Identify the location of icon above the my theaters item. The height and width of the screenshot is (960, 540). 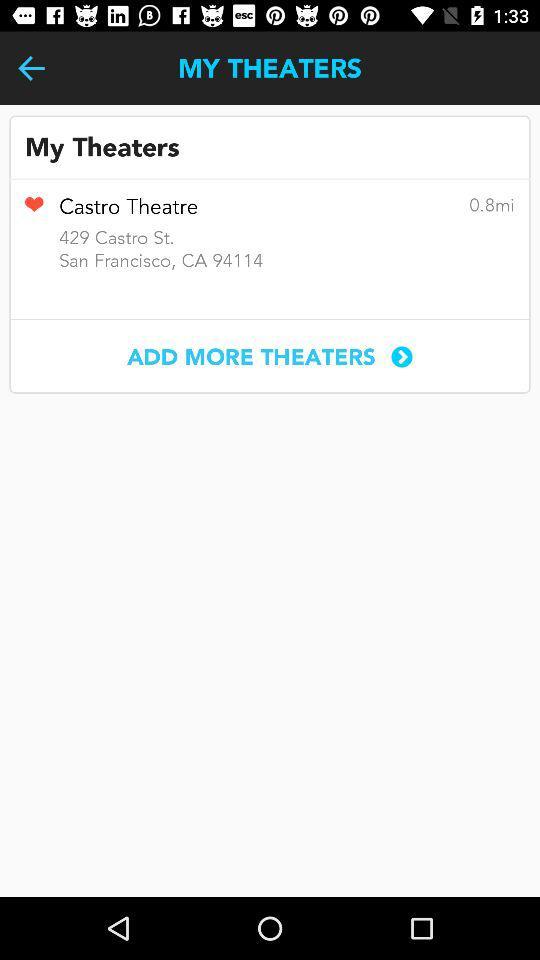
(30, 68).